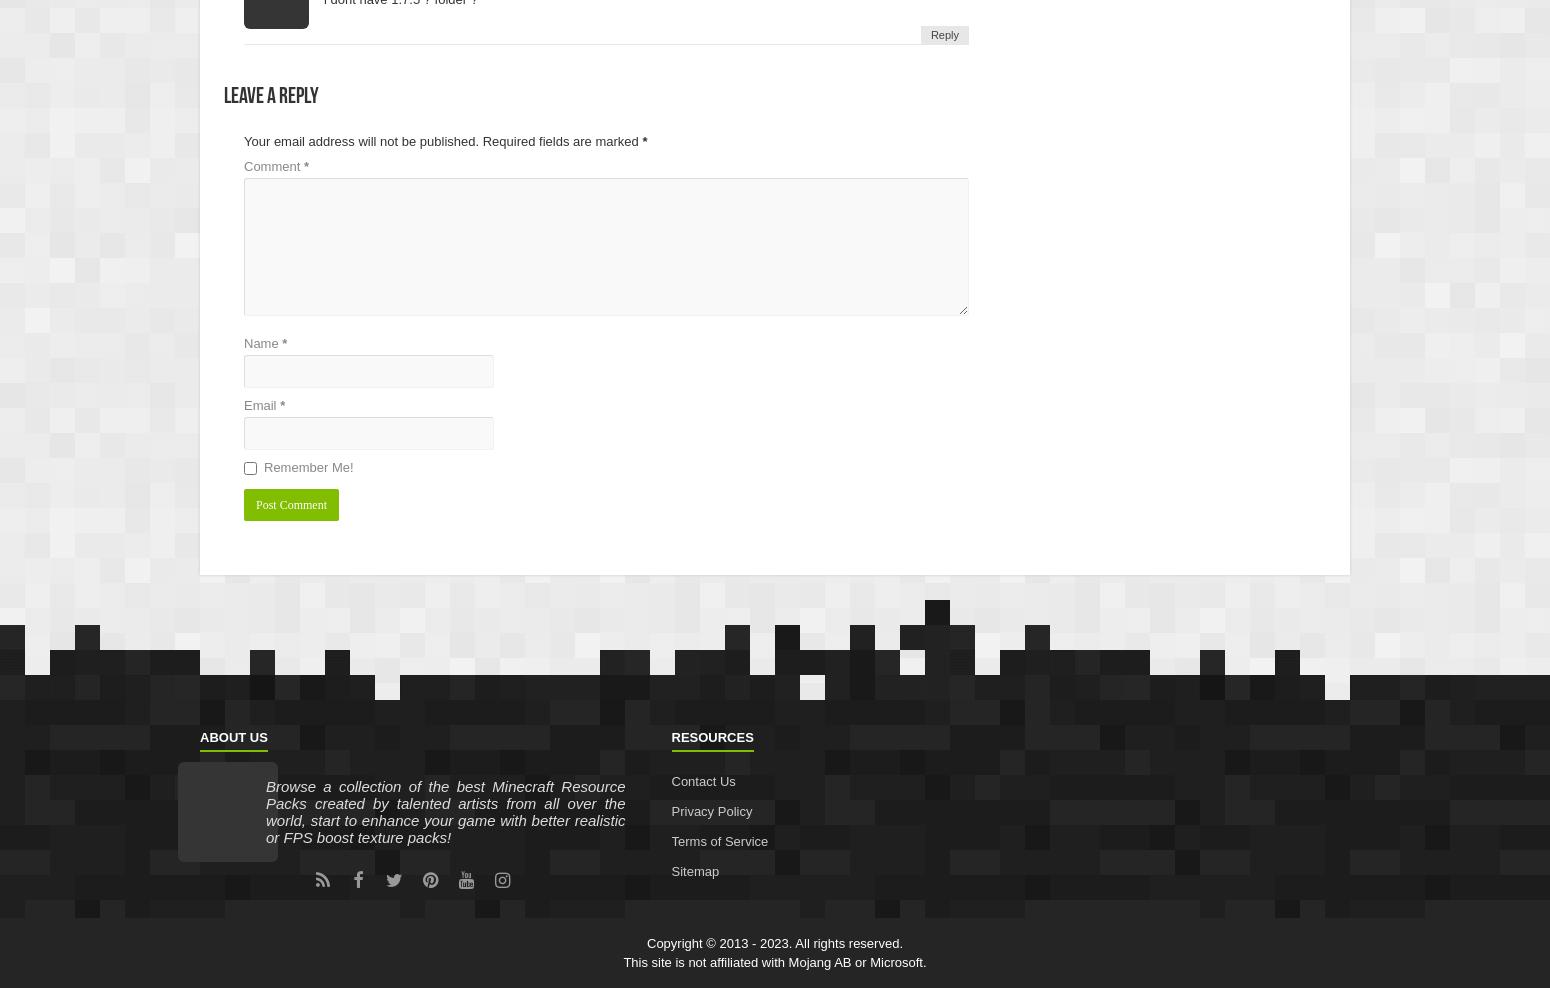 Image resolution: width=1550 pixels, height=988 pixels. Describe the element at coordinates (775, 942) in the screenshot. I see `'Copyright © 2013 - 2023. All rights reserved.'` at that location.